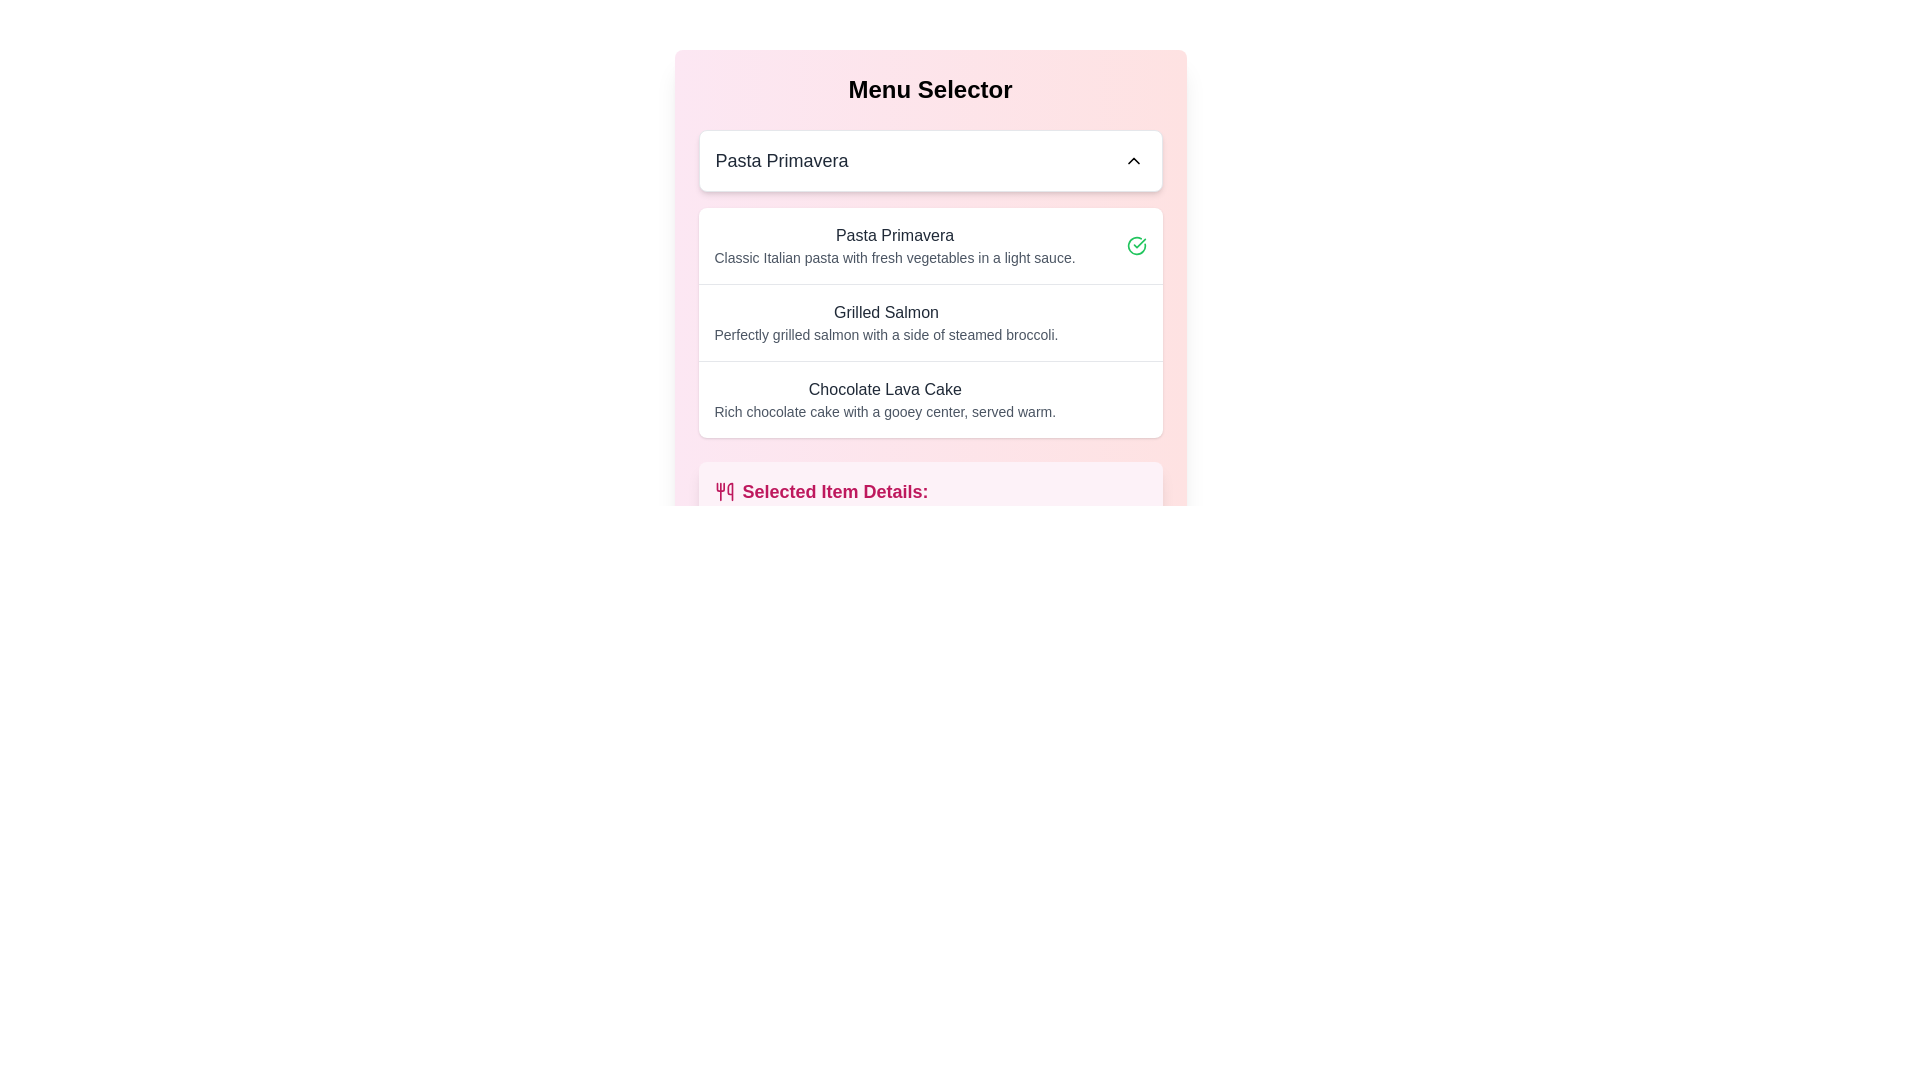  What do you see at coordinates (894, 245) in the screenshot?
I see `to select the menu item titled 'Pasta Primavera', which is the second item in the list of the 'Menu Selector' interface, featuring a bold title and a descriptive text below it` at bounding box center [894, 245].